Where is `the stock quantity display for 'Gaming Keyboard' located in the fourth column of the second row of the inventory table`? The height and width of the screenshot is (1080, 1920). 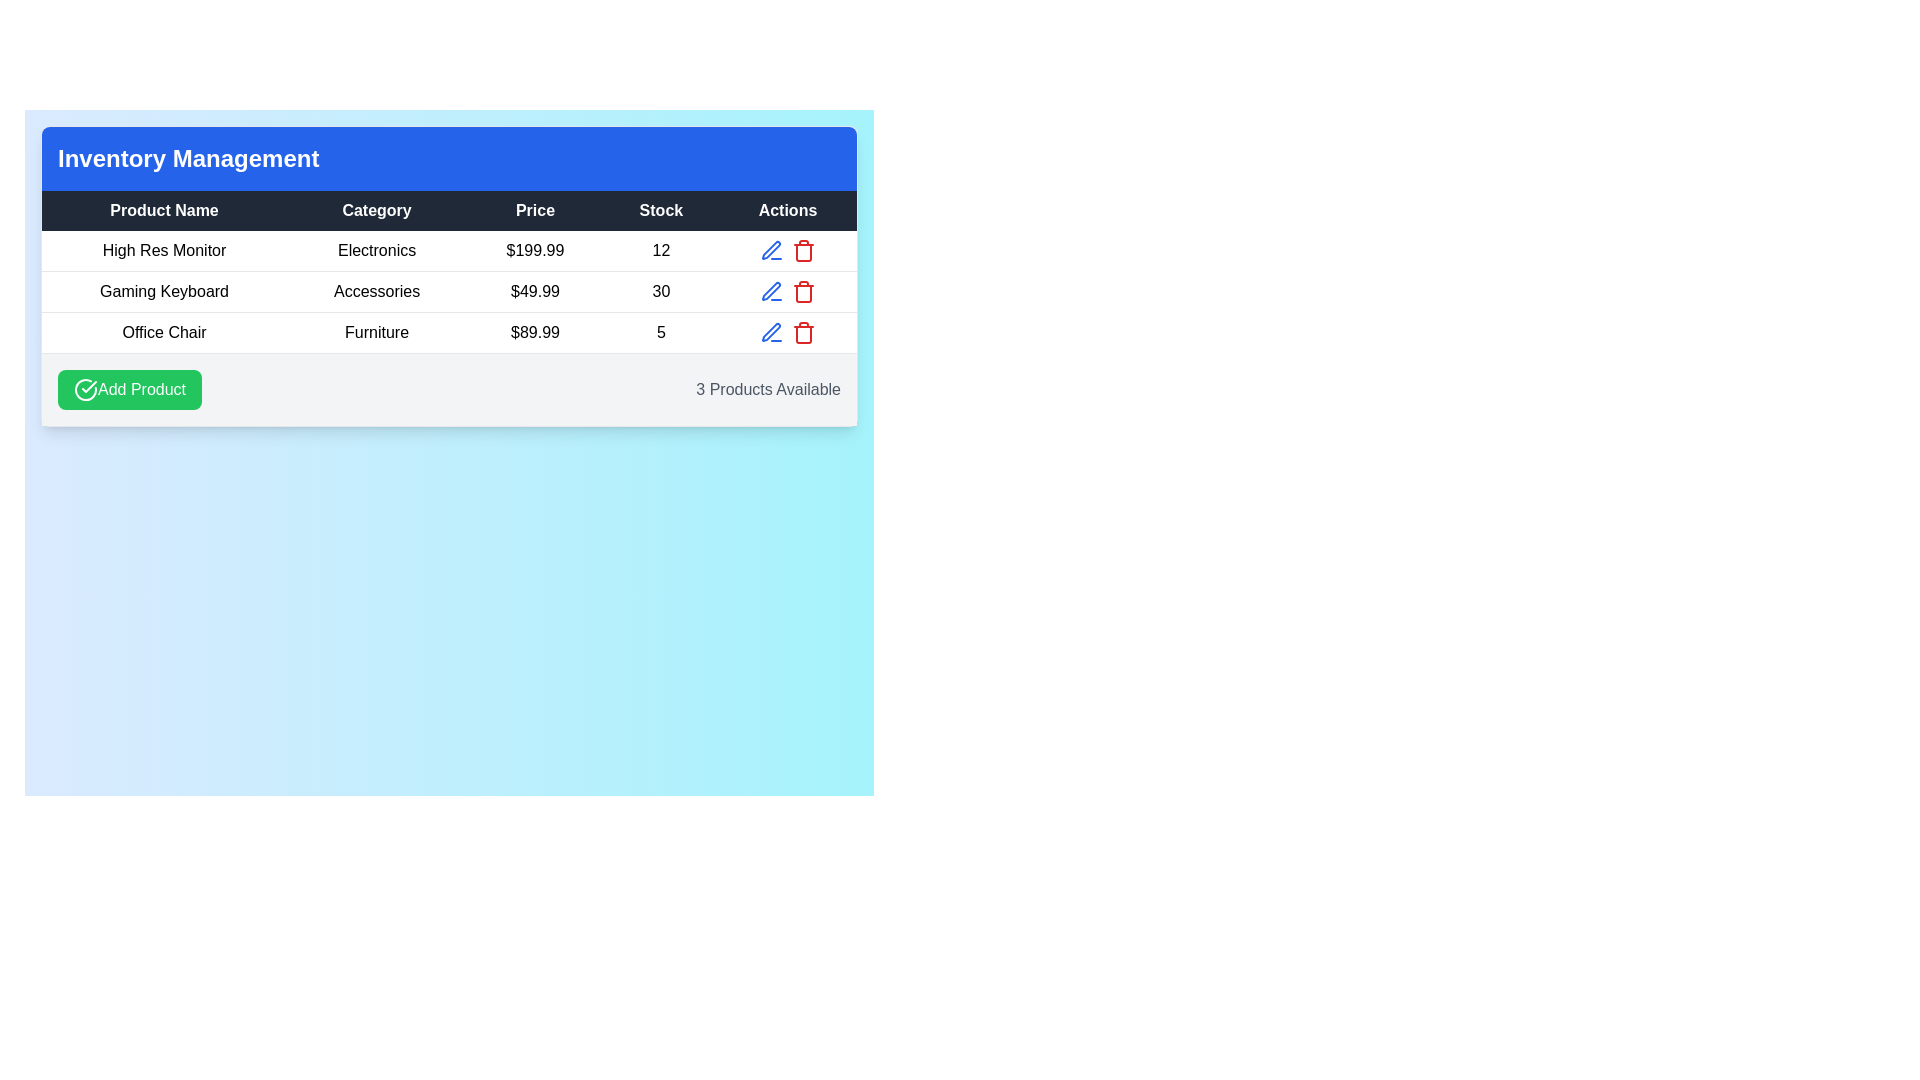 the stock quantity display for 'Gaming Keyboard' located in the fourth column of the second row of the inventory table is located at coordinates (661, 292).